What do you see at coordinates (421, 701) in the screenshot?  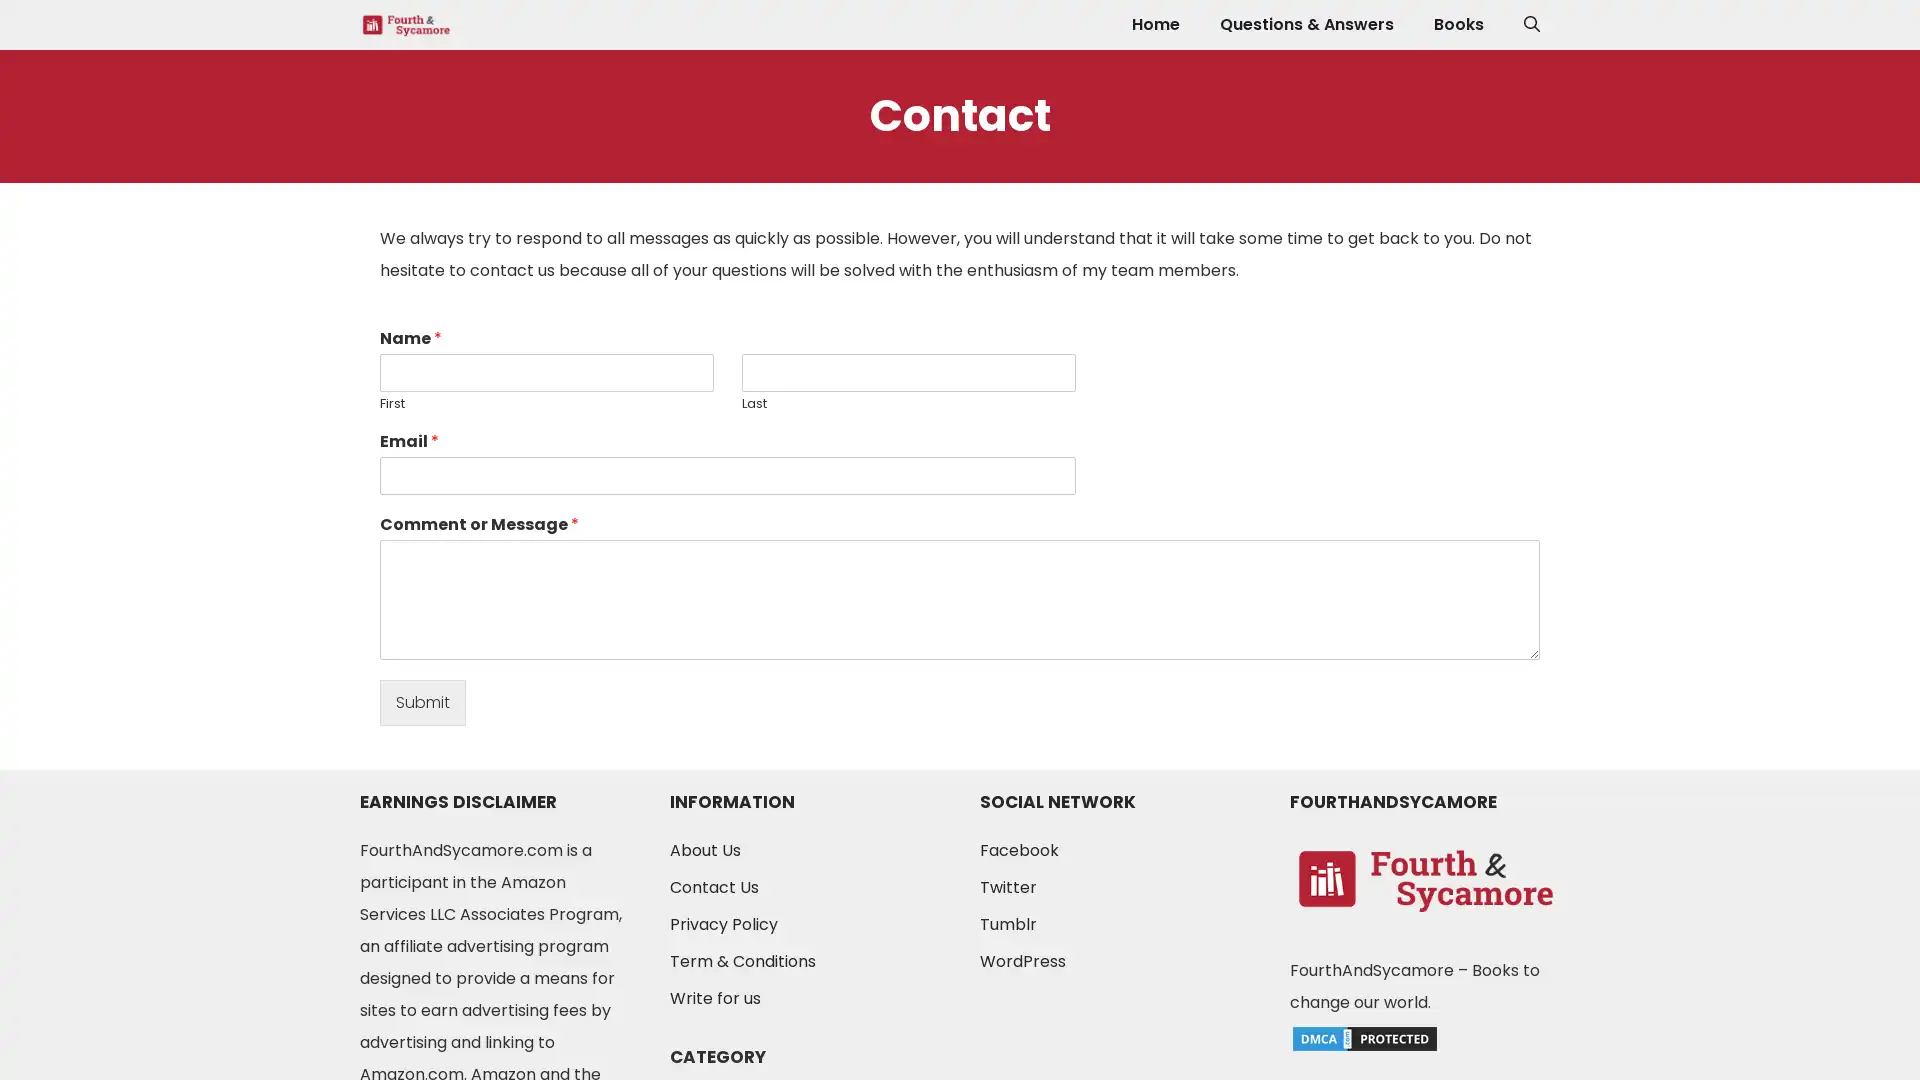 I see `Submit` at bounding box center [421, 701].